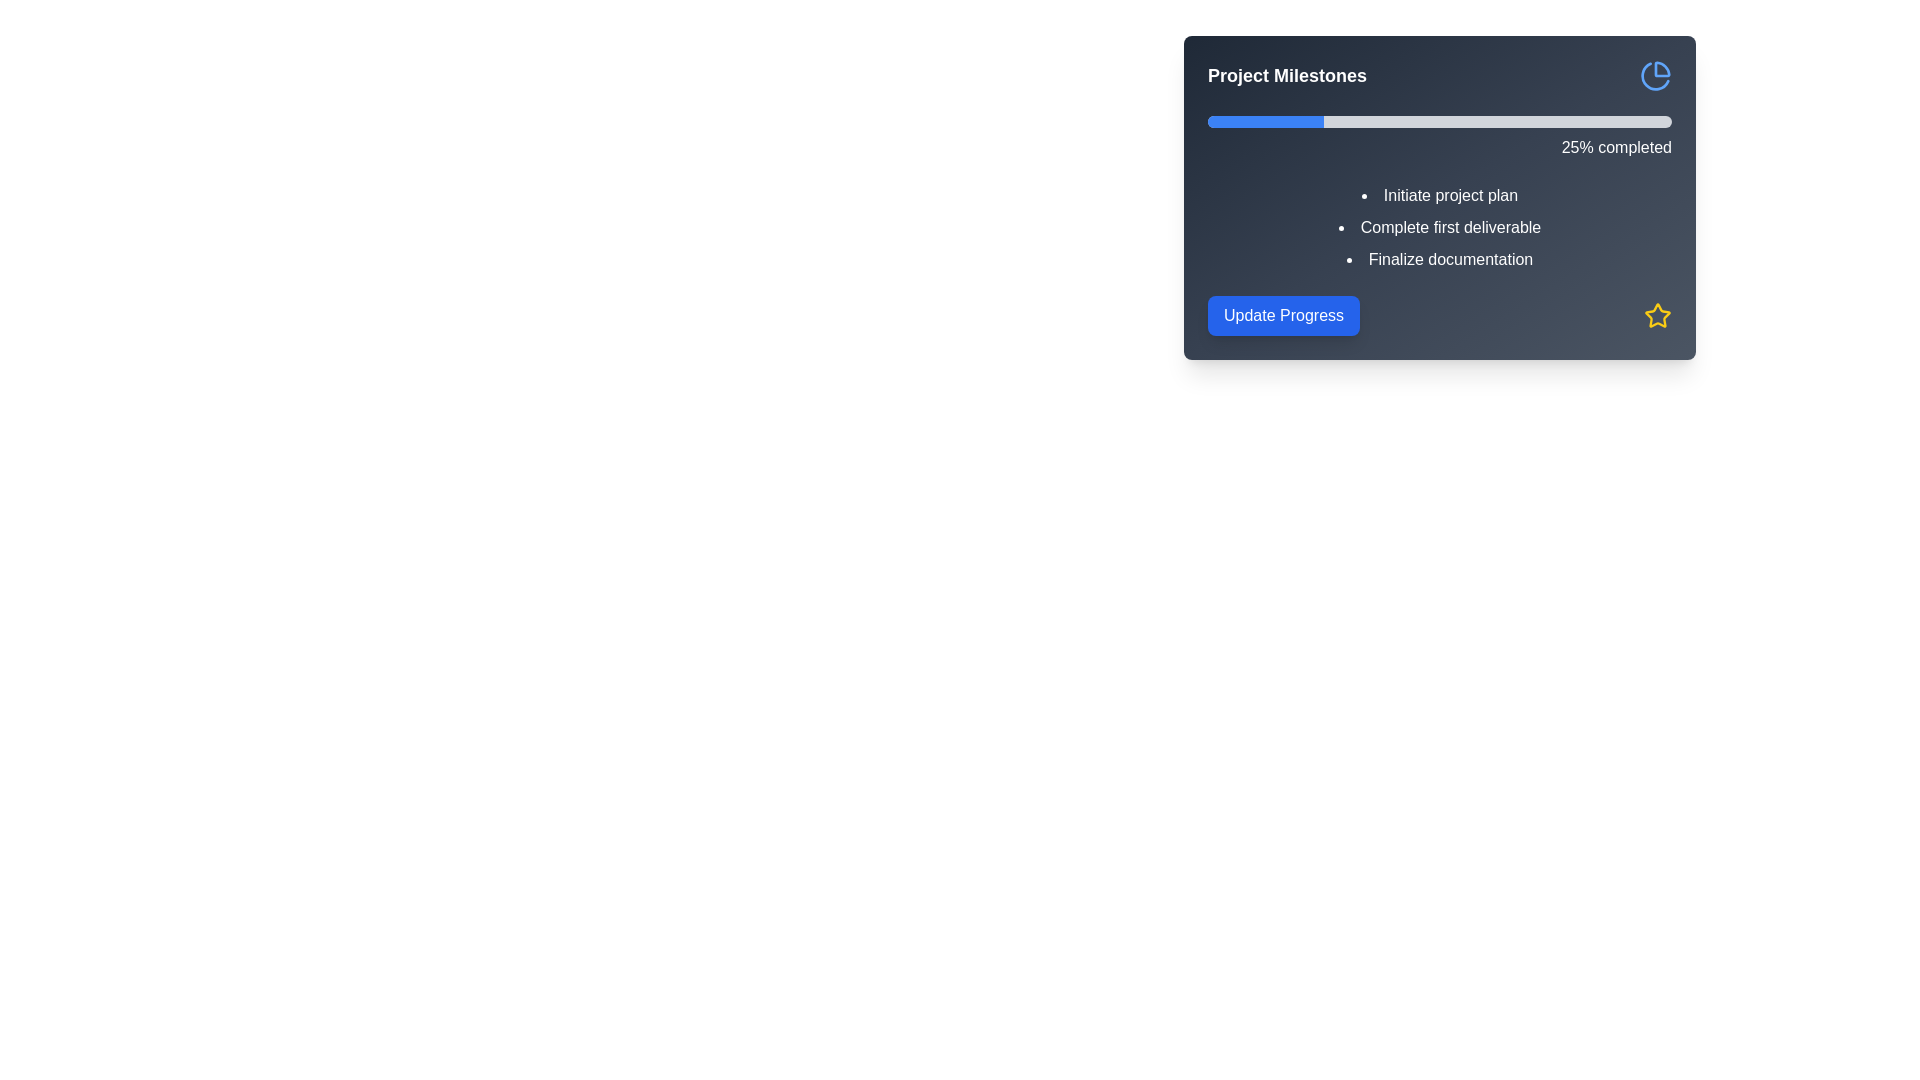  What do you see at coordinates (1276, 122) in the screenshot?
I see `progress` at bounding box center [1276, 122].